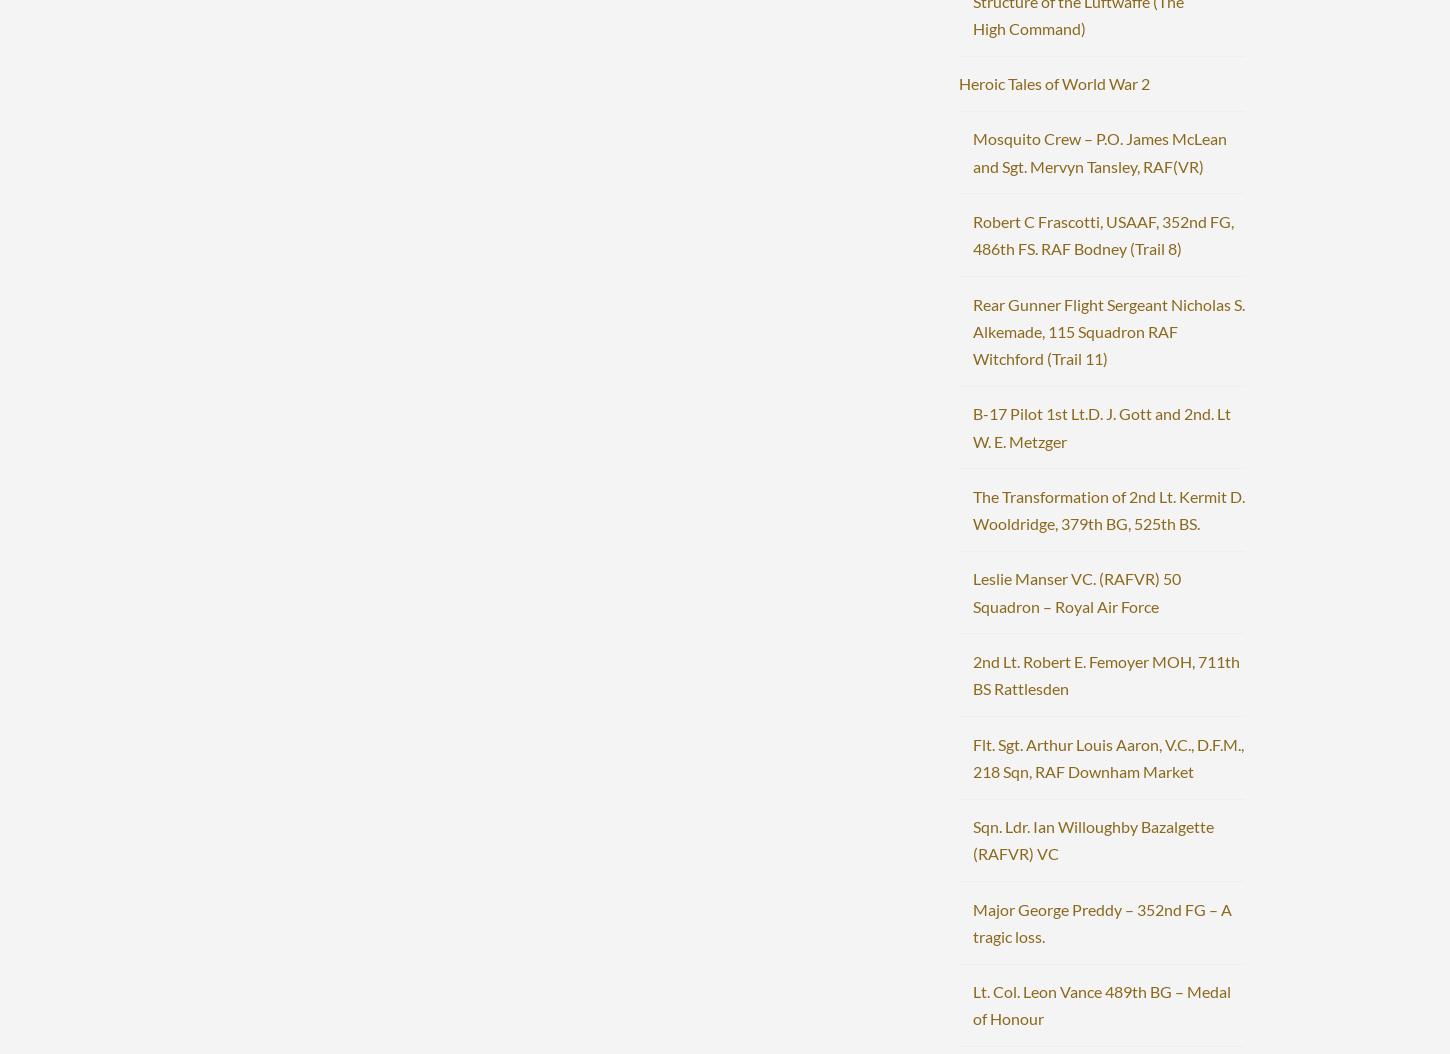  I want to click on 'Rear Gunner Flight Sergeant Nicholas S. Alkemade, 115 Squadron RAF Witchford (Trail 11)', so click(1106, 330).